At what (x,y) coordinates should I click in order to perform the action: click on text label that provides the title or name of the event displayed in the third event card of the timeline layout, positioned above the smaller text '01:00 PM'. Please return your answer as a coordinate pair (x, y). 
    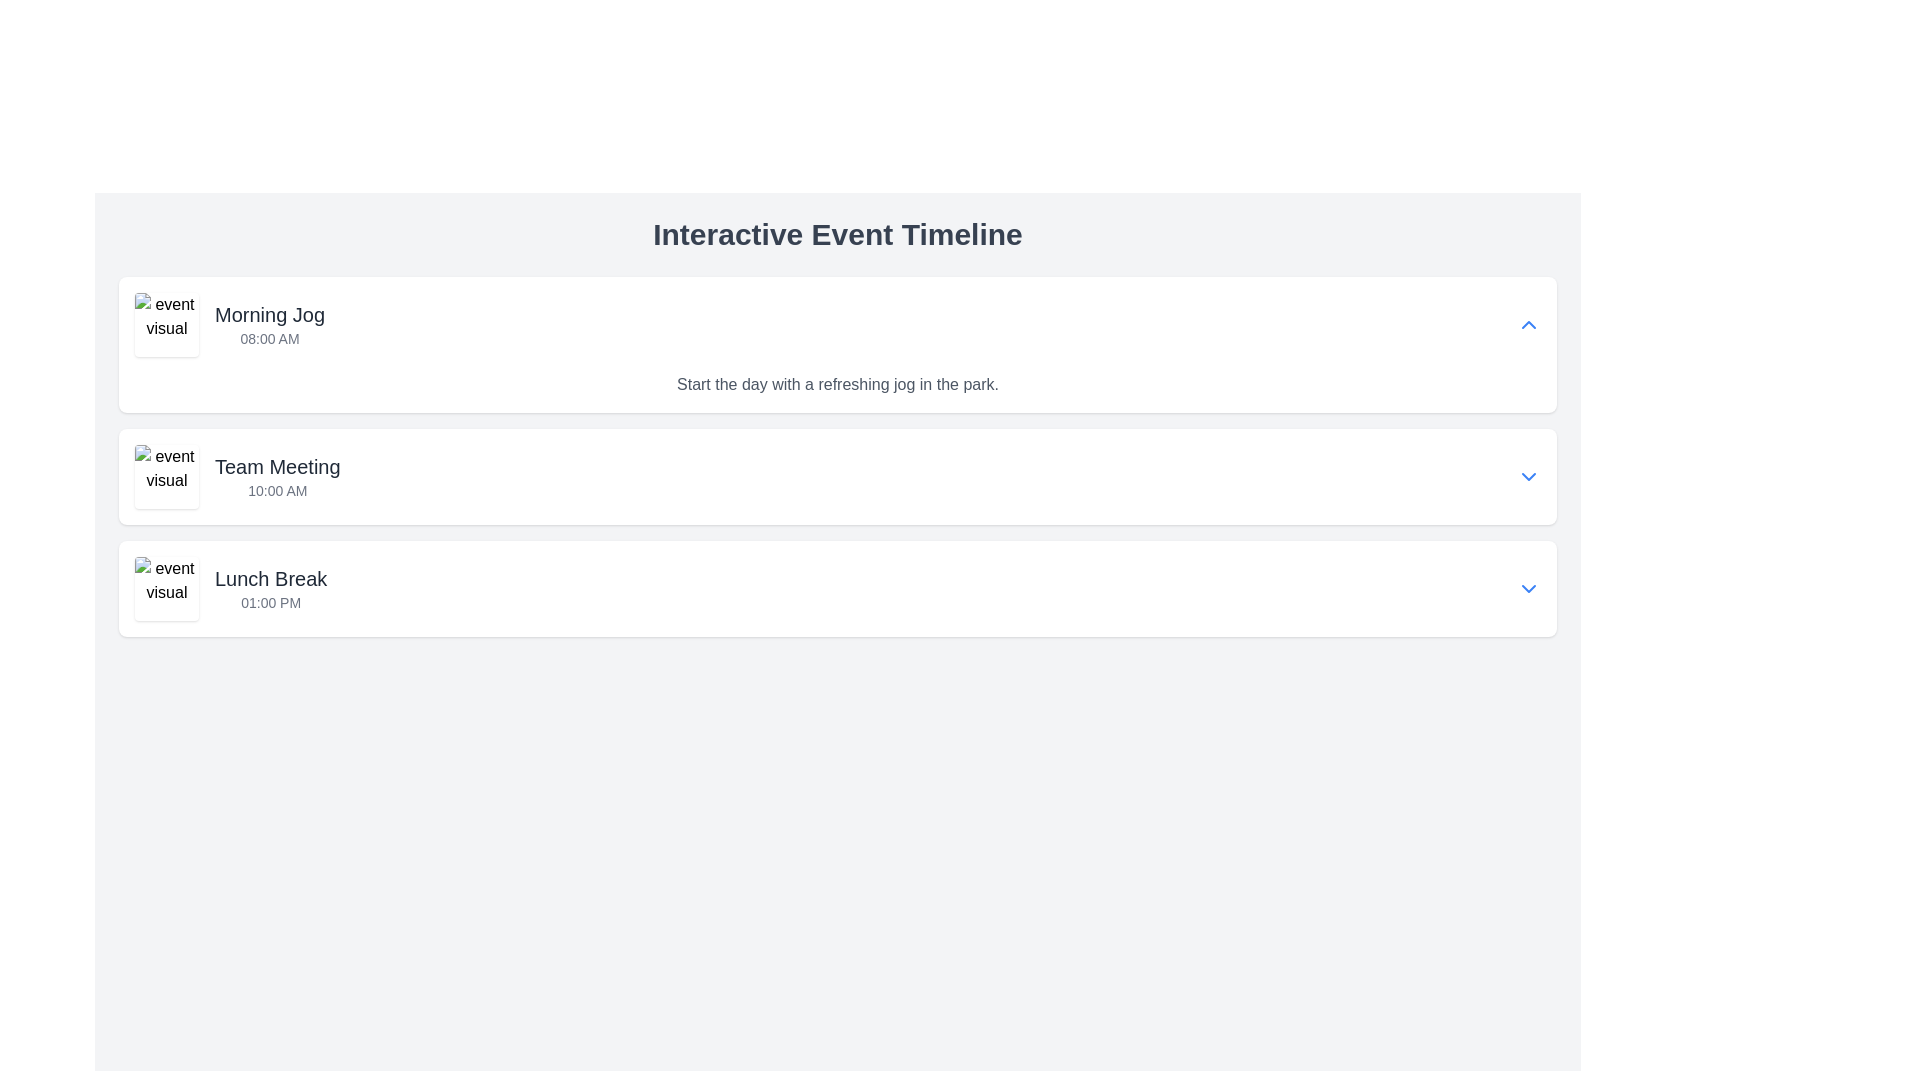
    Looking at the image, I should click on (270, 578).